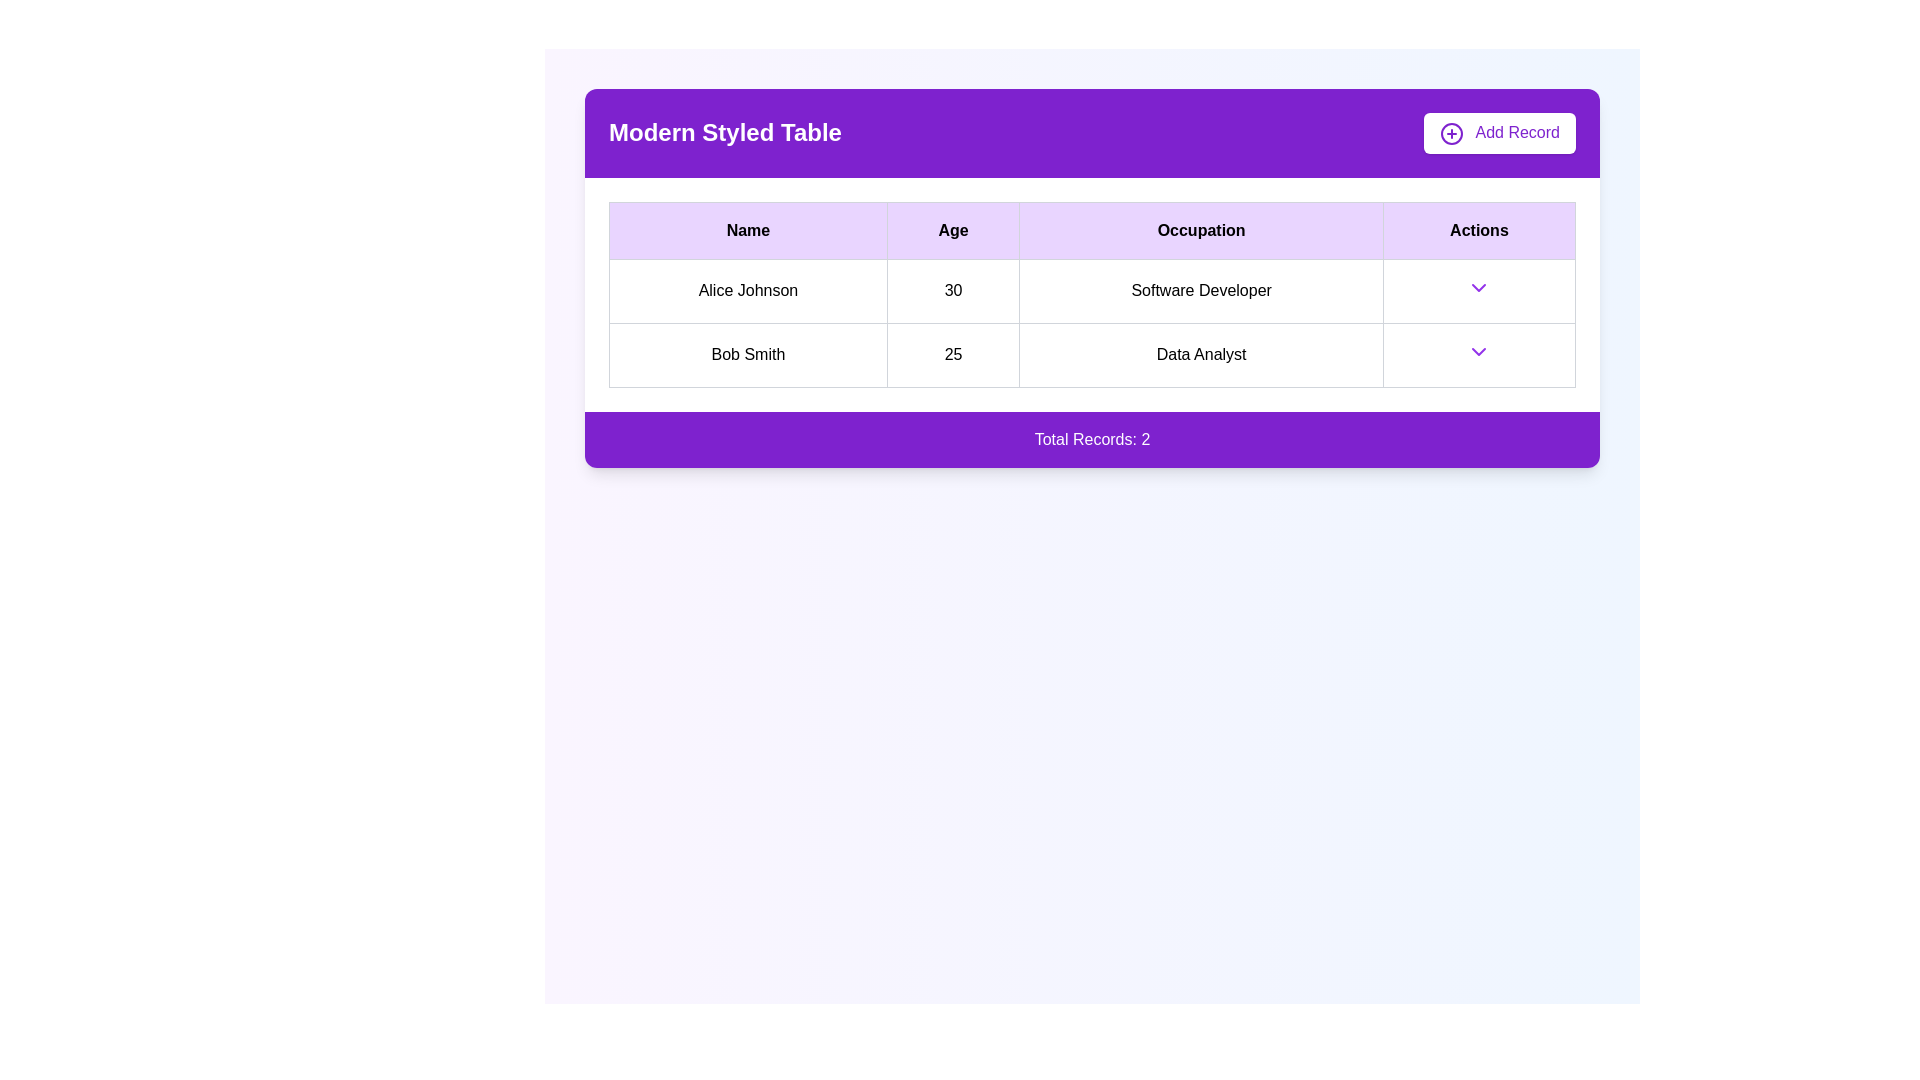  Describe the element at coordinates (1479, 287) in the screenshot. I see `the downwards pointing purple chevron icon in the 'Actions' column to trigger its hover effect` at that location.